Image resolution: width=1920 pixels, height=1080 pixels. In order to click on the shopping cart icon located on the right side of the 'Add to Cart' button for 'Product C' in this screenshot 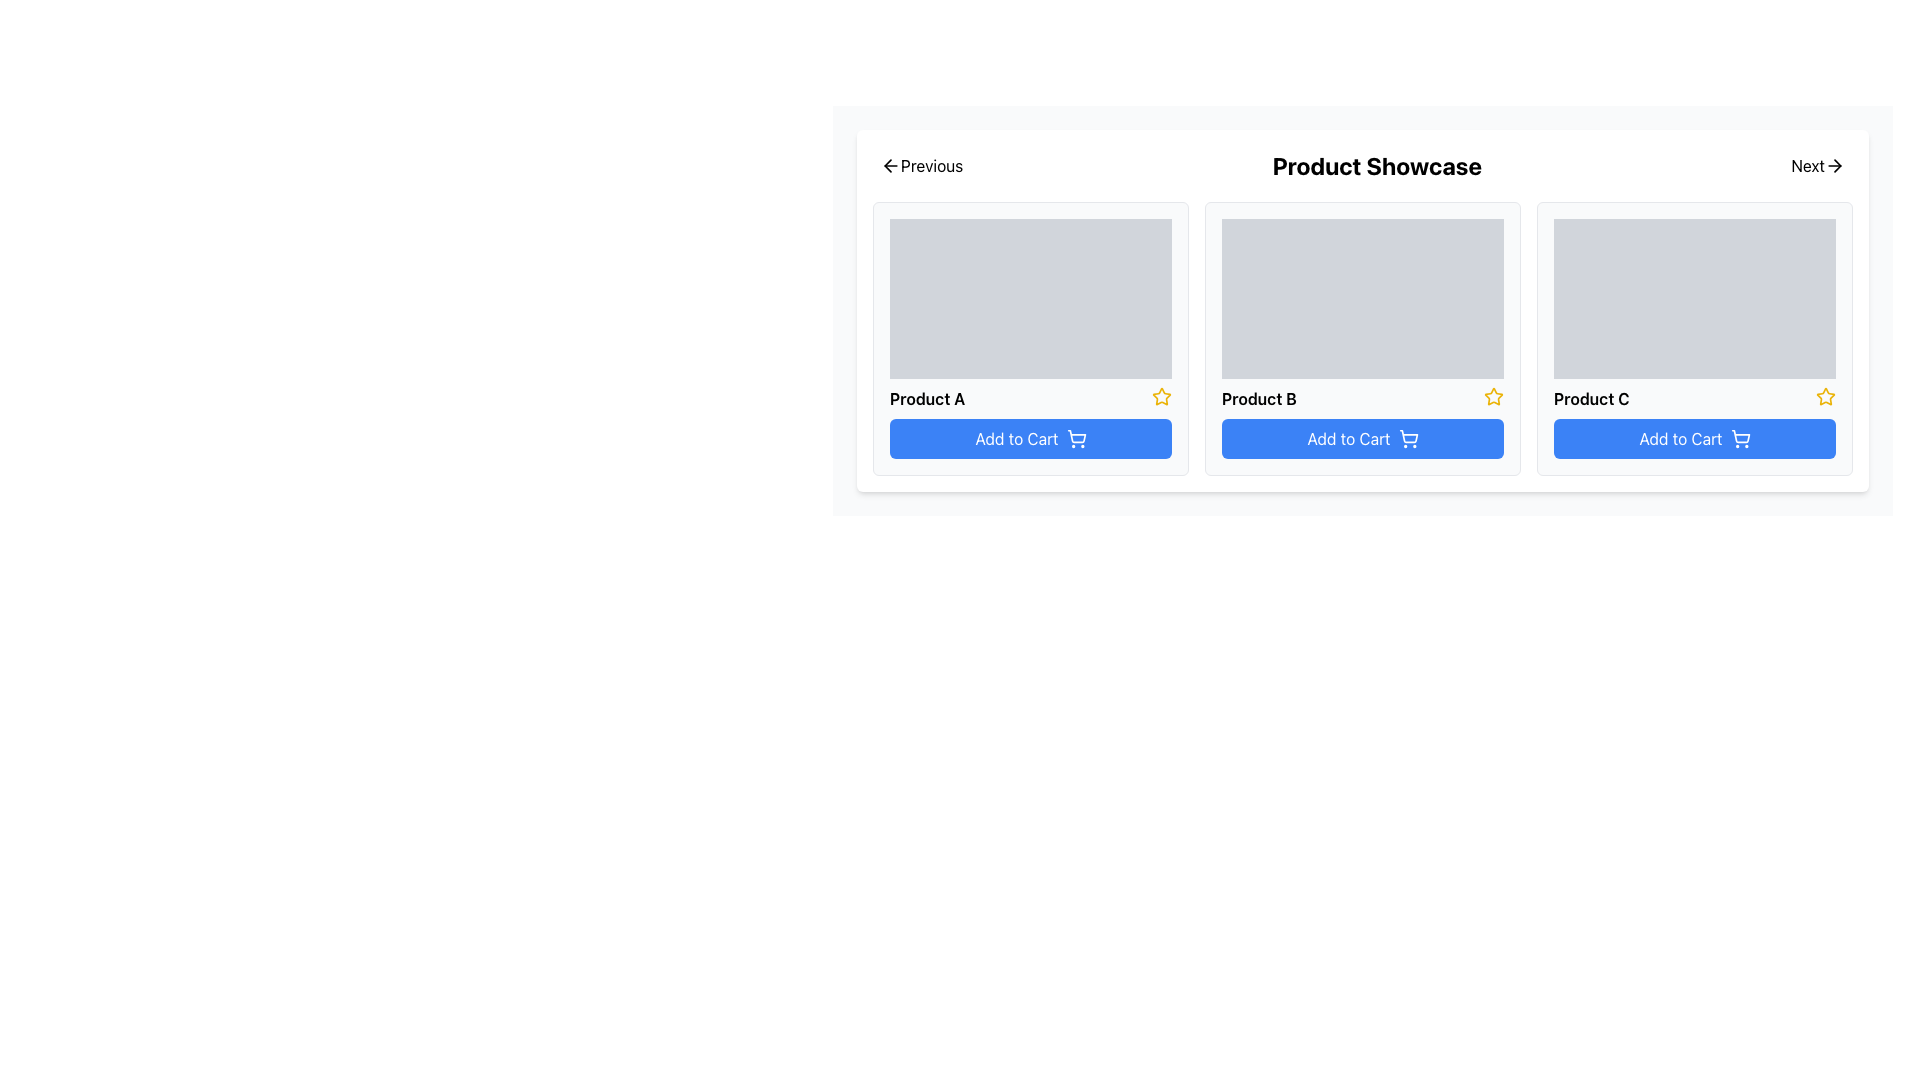, I will do `click(1739, 438)`.